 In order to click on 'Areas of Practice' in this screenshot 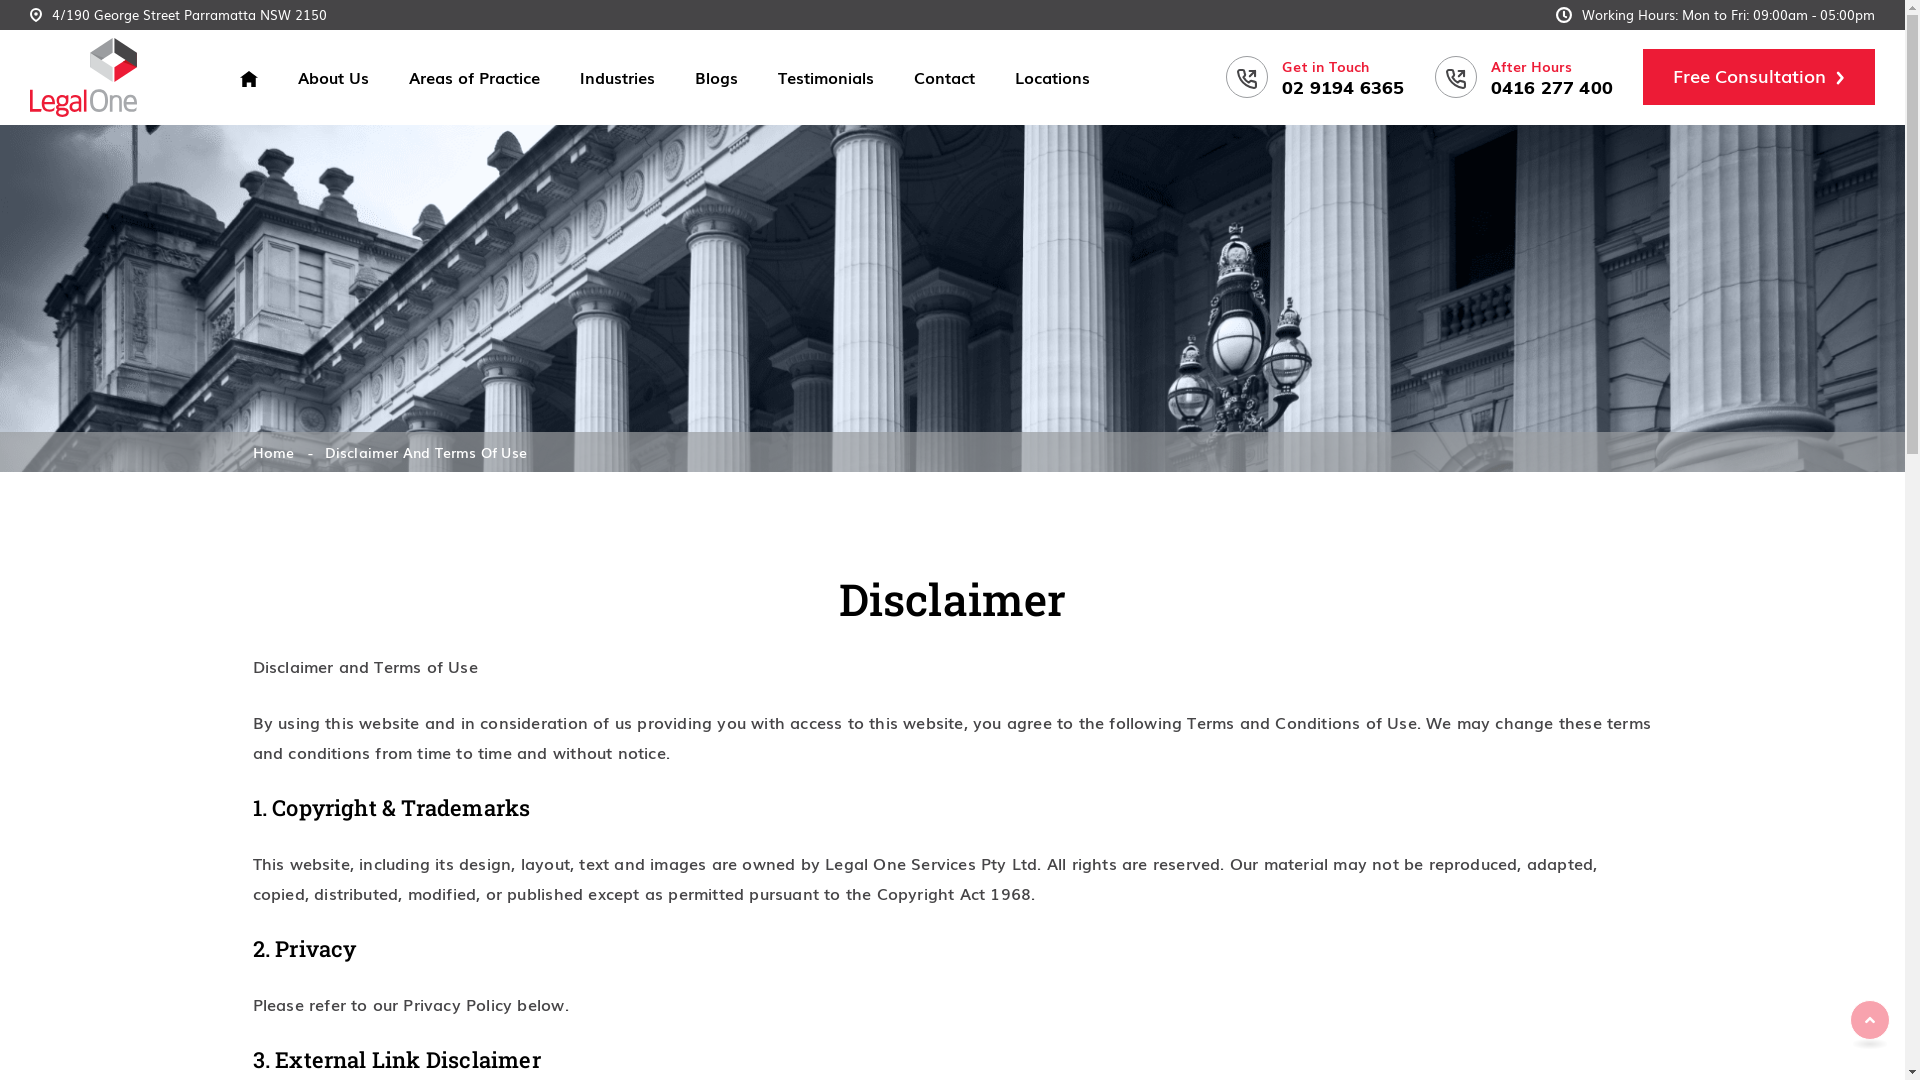, I will do `click(473, 76)`.